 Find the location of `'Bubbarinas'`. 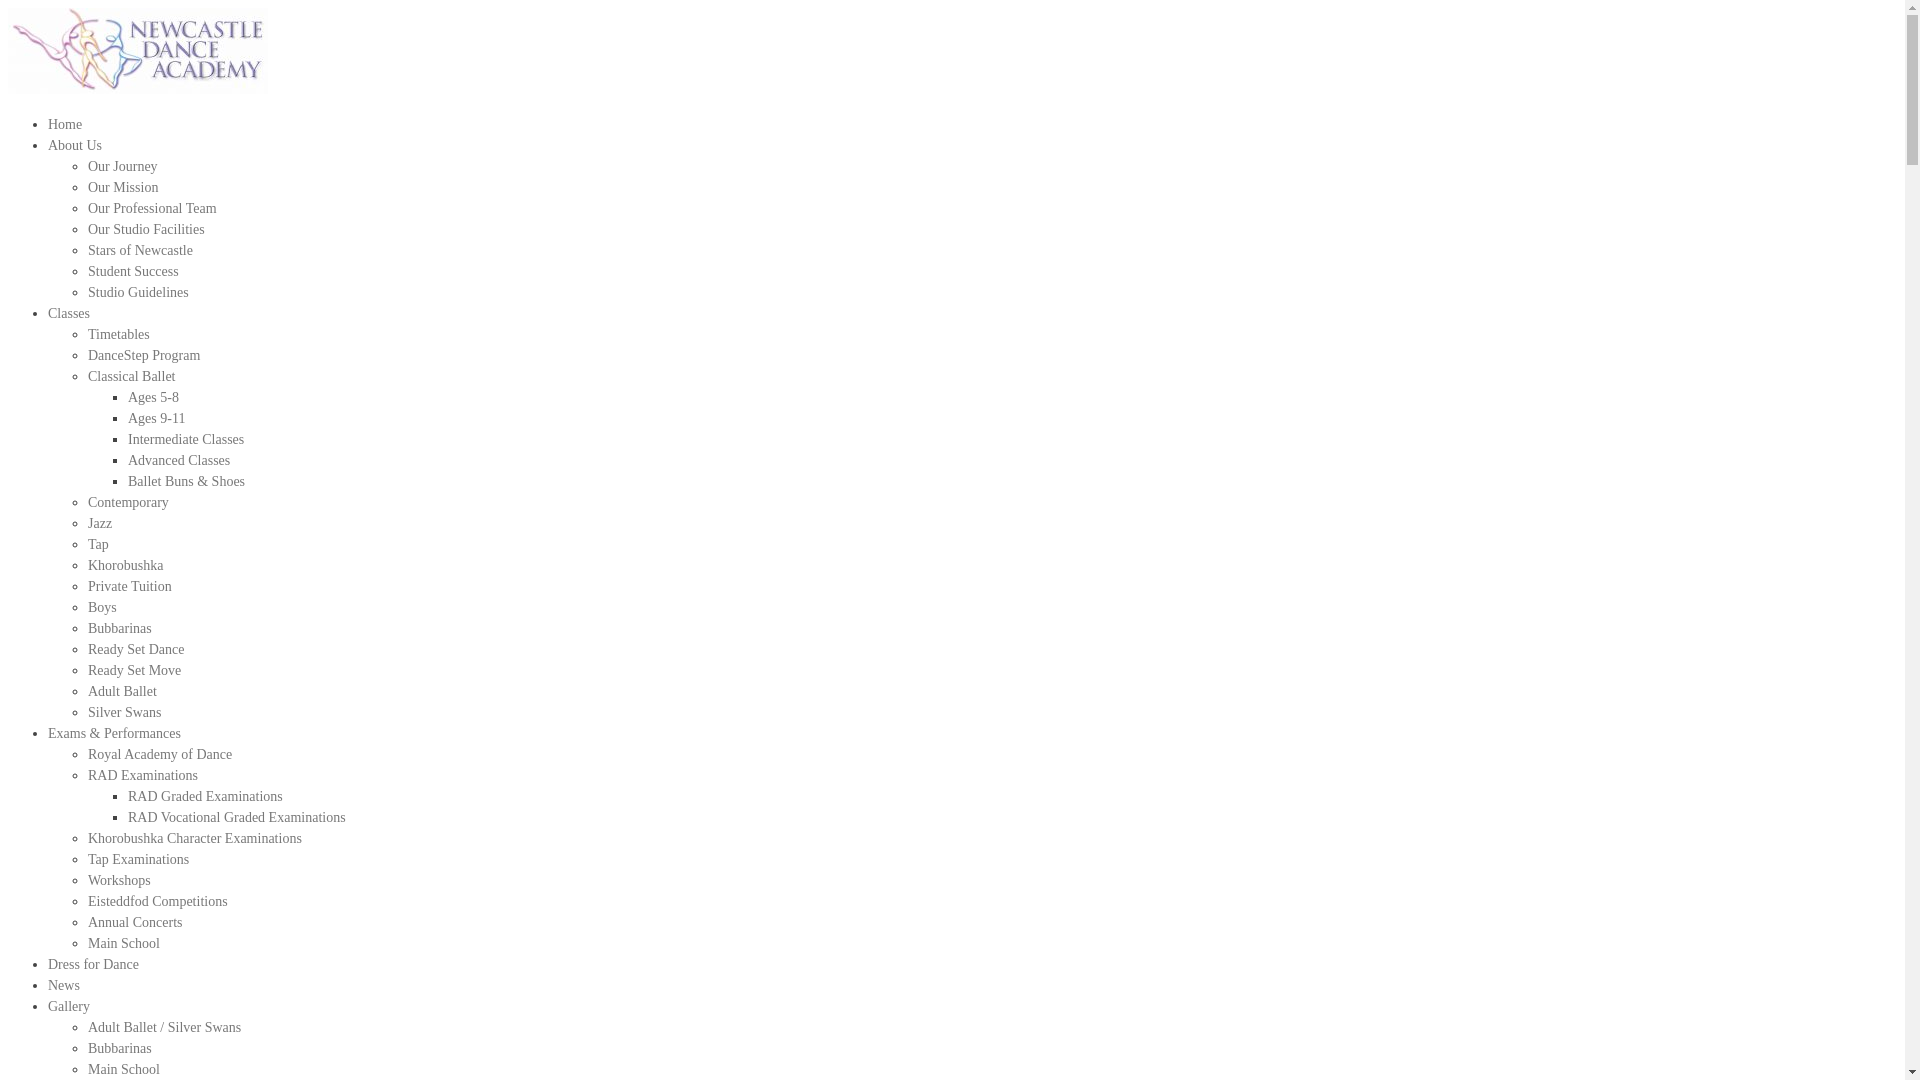

'Bubbarinas' is located at coordinates (86, 1047).